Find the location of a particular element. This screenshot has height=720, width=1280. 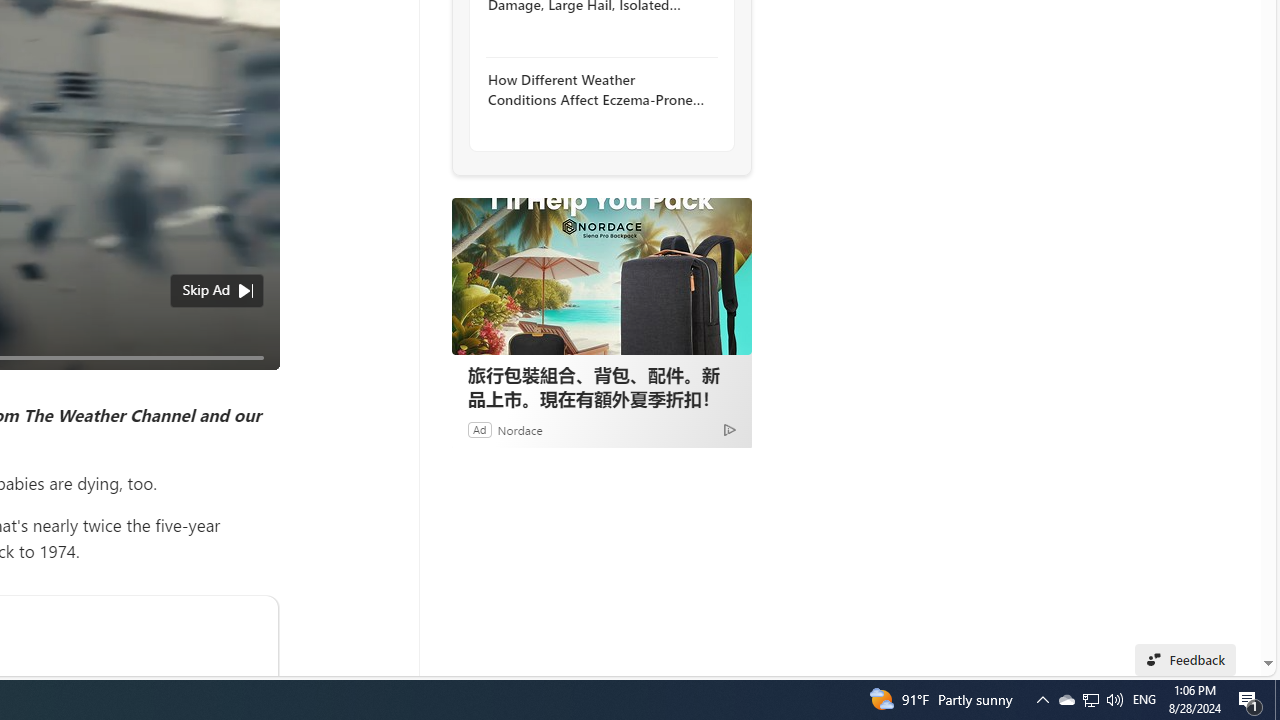

'Ad' is located at coordinates (478, 428).